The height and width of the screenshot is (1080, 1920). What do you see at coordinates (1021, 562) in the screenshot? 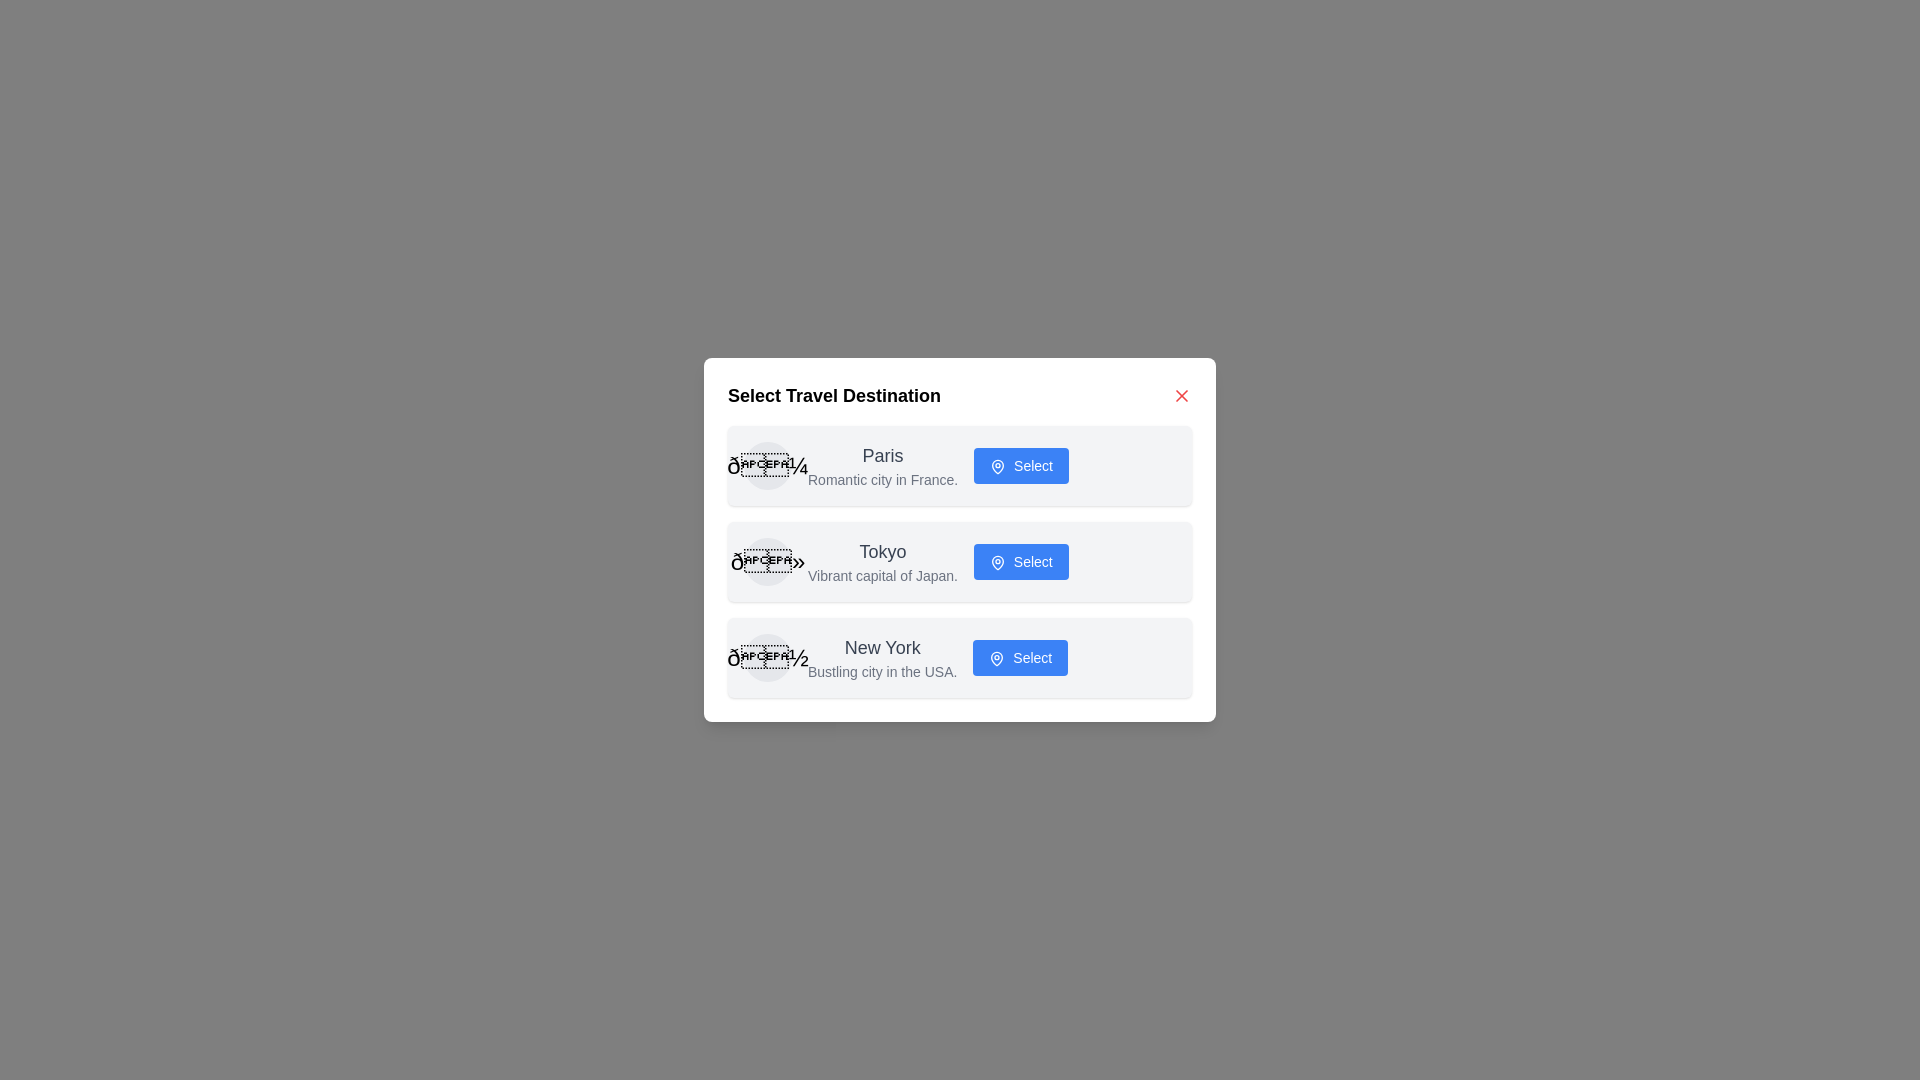
I see `'Select' button for the destination Tokyo` at bounding box center [1021, 562].